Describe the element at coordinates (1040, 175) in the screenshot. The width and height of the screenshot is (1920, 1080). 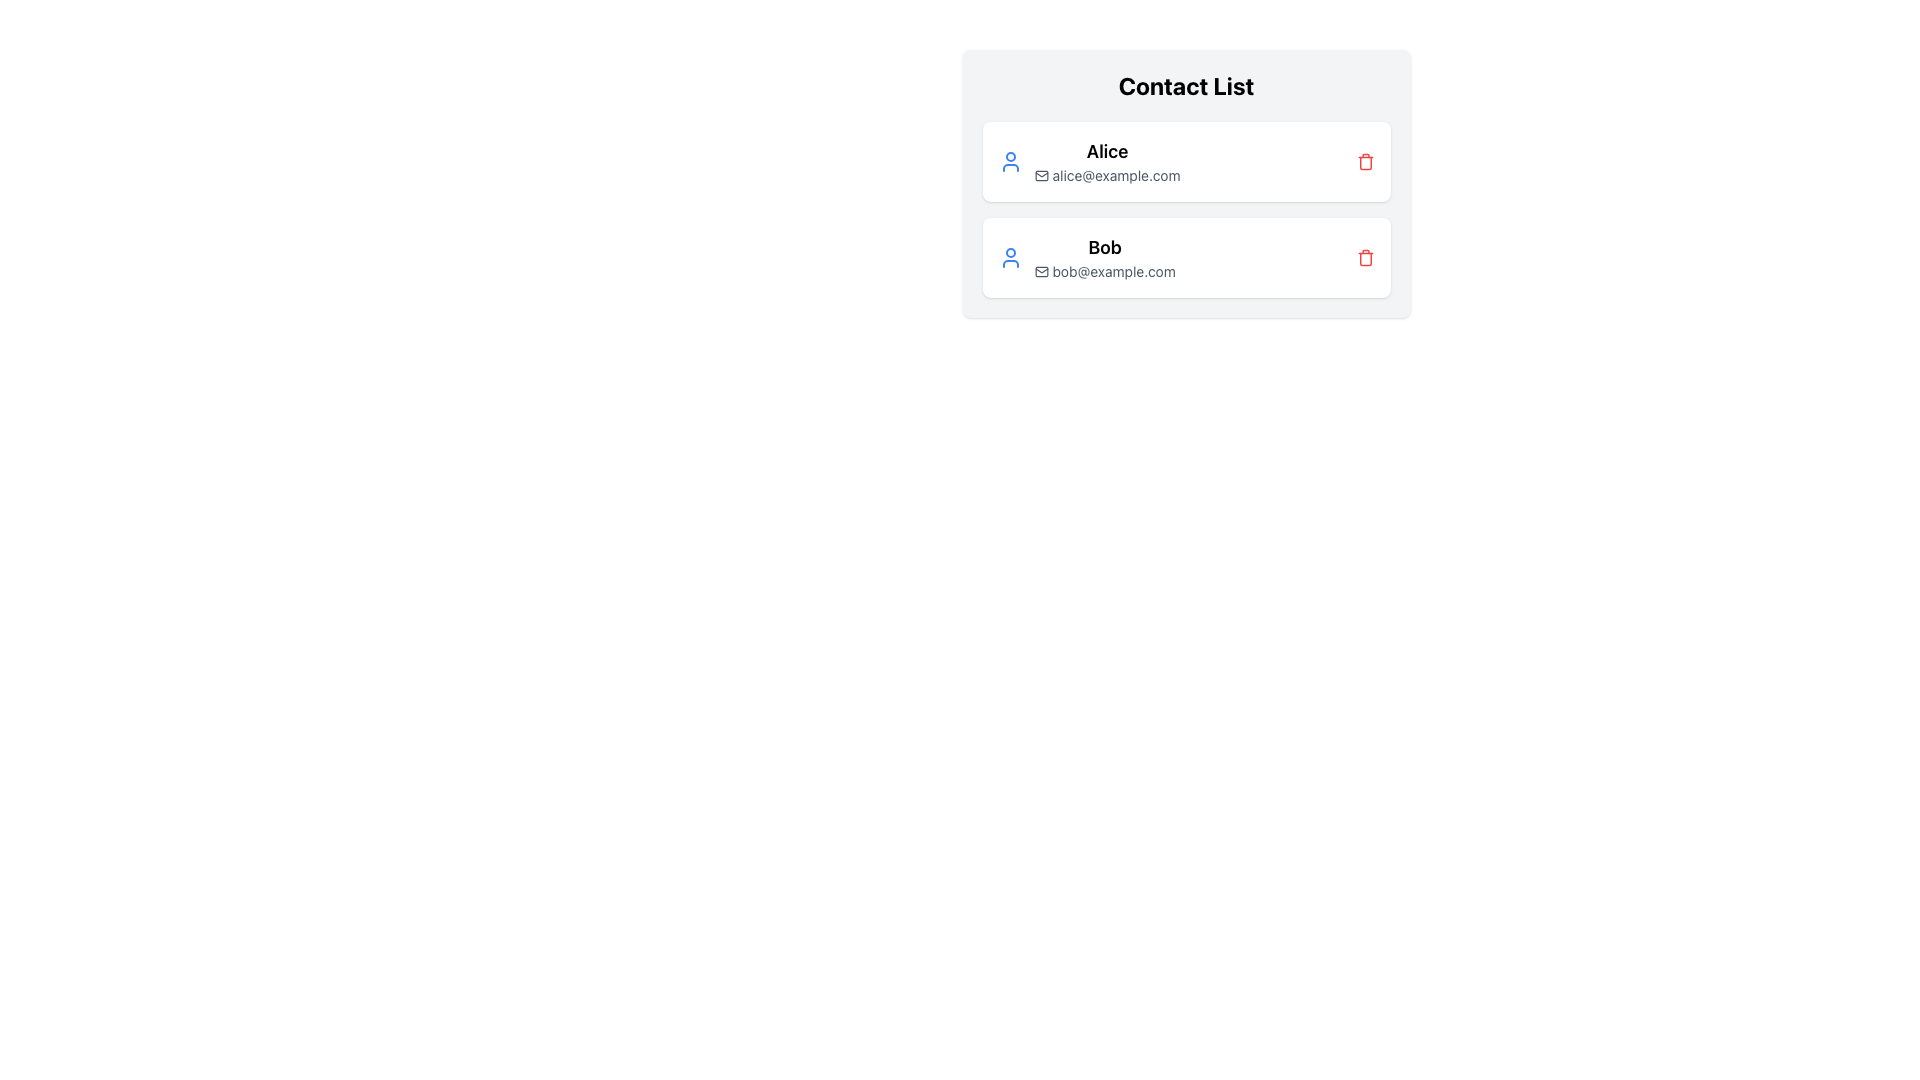
I see `the envelope-shaped email icon located next to the email address 'alice@example.com'` at that location.